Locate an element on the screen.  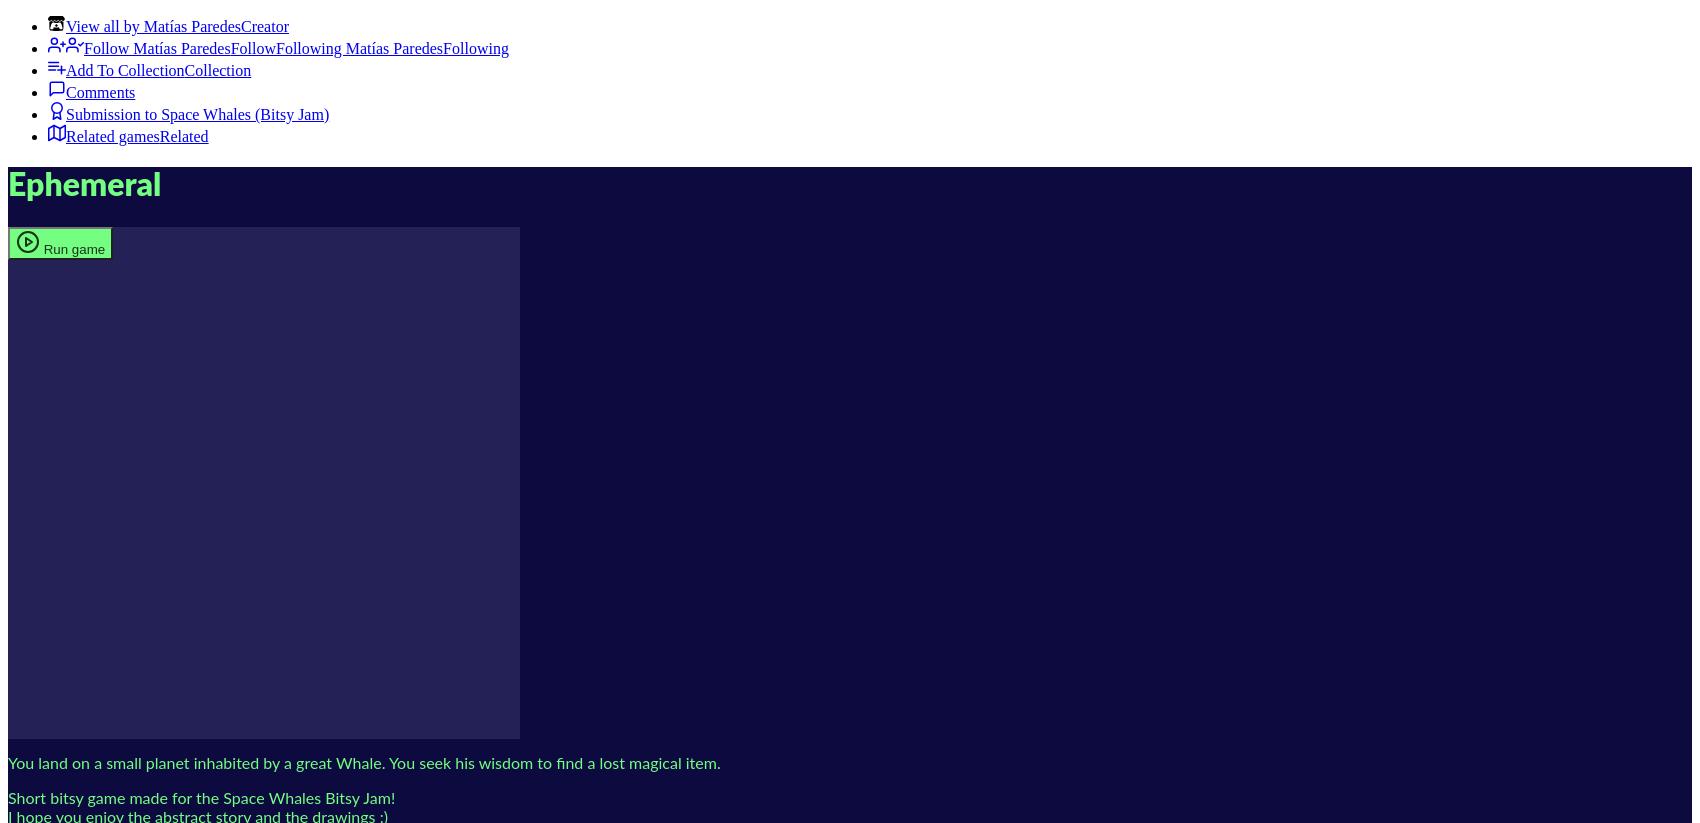
'Follow Matías Paredes' is located at coordinates (156, 48).